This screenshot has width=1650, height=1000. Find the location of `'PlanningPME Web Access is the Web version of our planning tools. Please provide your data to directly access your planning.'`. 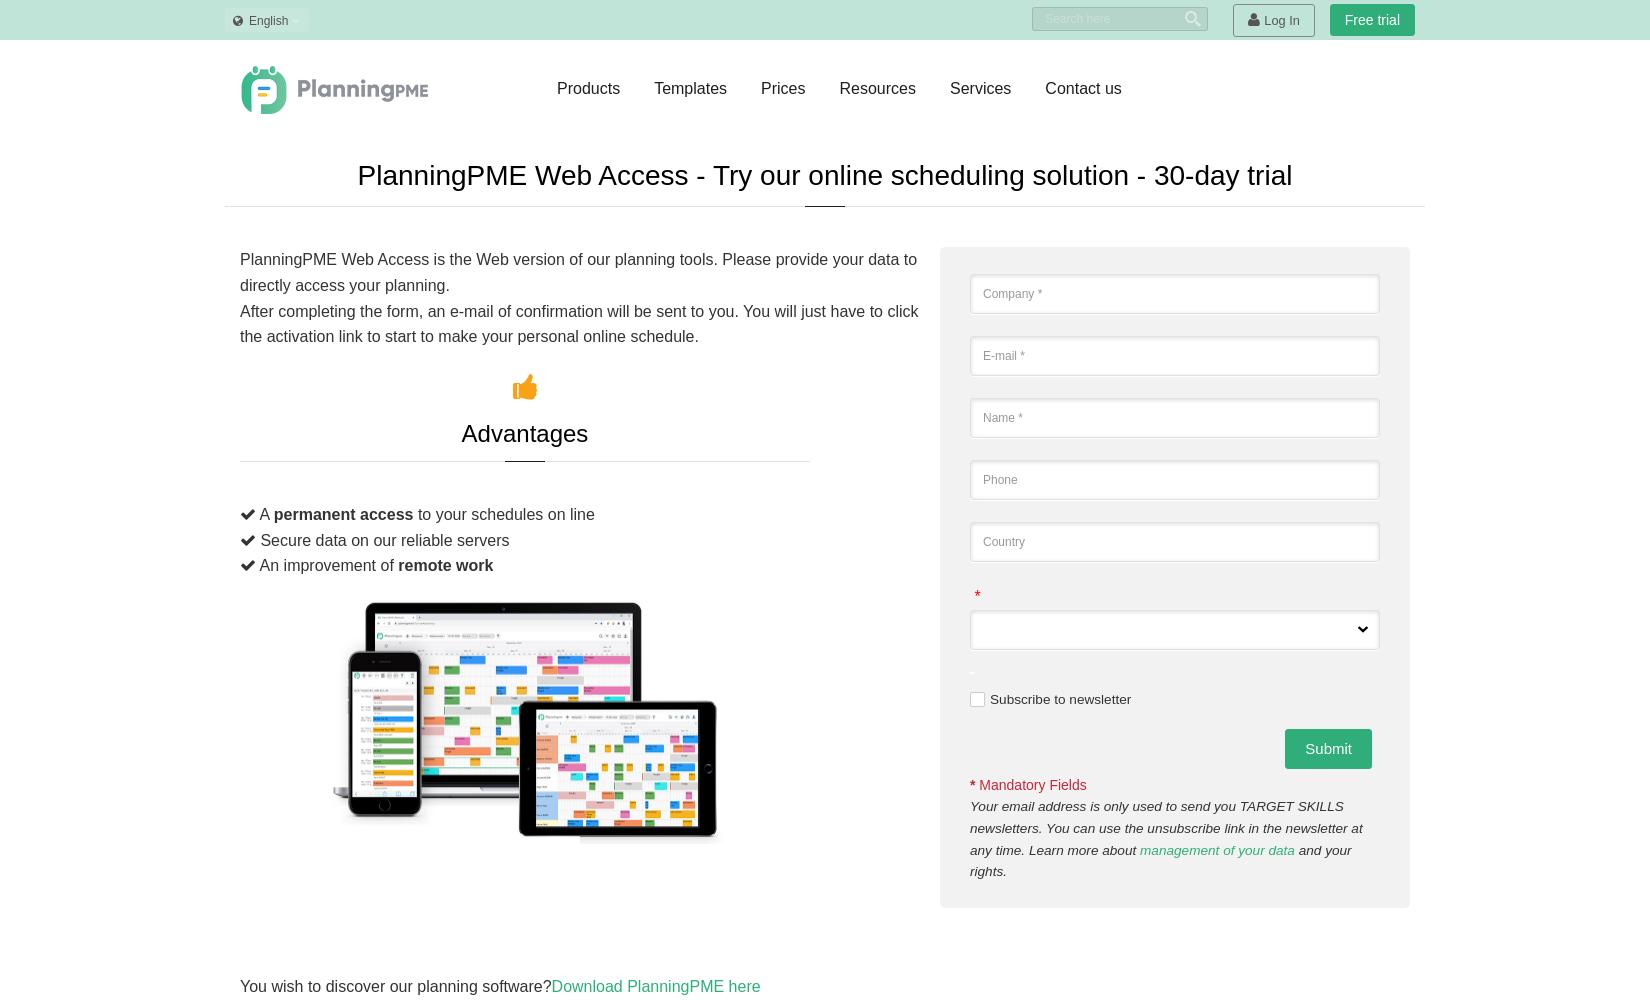

'PlanningPME Web Access is the Web version of our planning tools. Please provide your data to directly access your planning.' is located at coordinates (577, 272).